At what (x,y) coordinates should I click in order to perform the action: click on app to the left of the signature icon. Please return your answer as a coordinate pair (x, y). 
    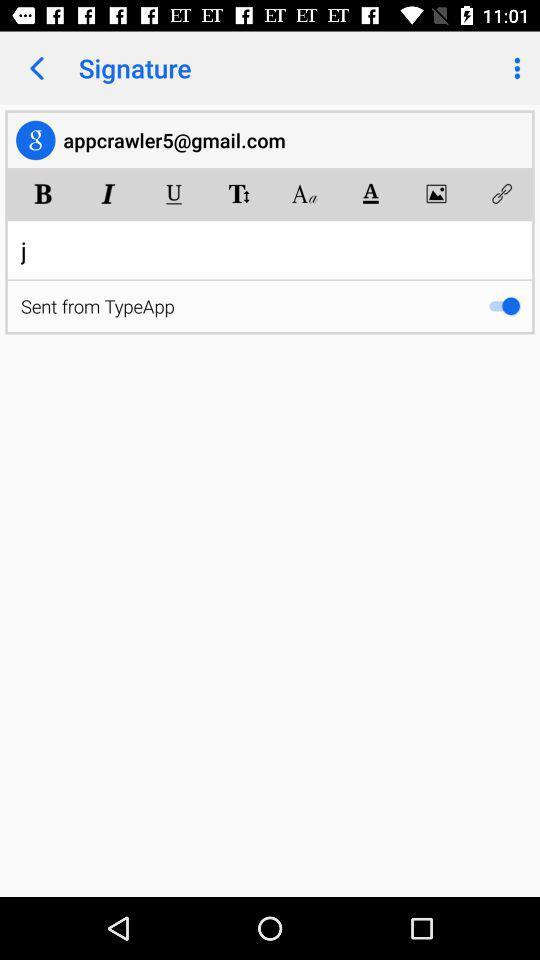
    Looking at the image, I should click on (36, 68).